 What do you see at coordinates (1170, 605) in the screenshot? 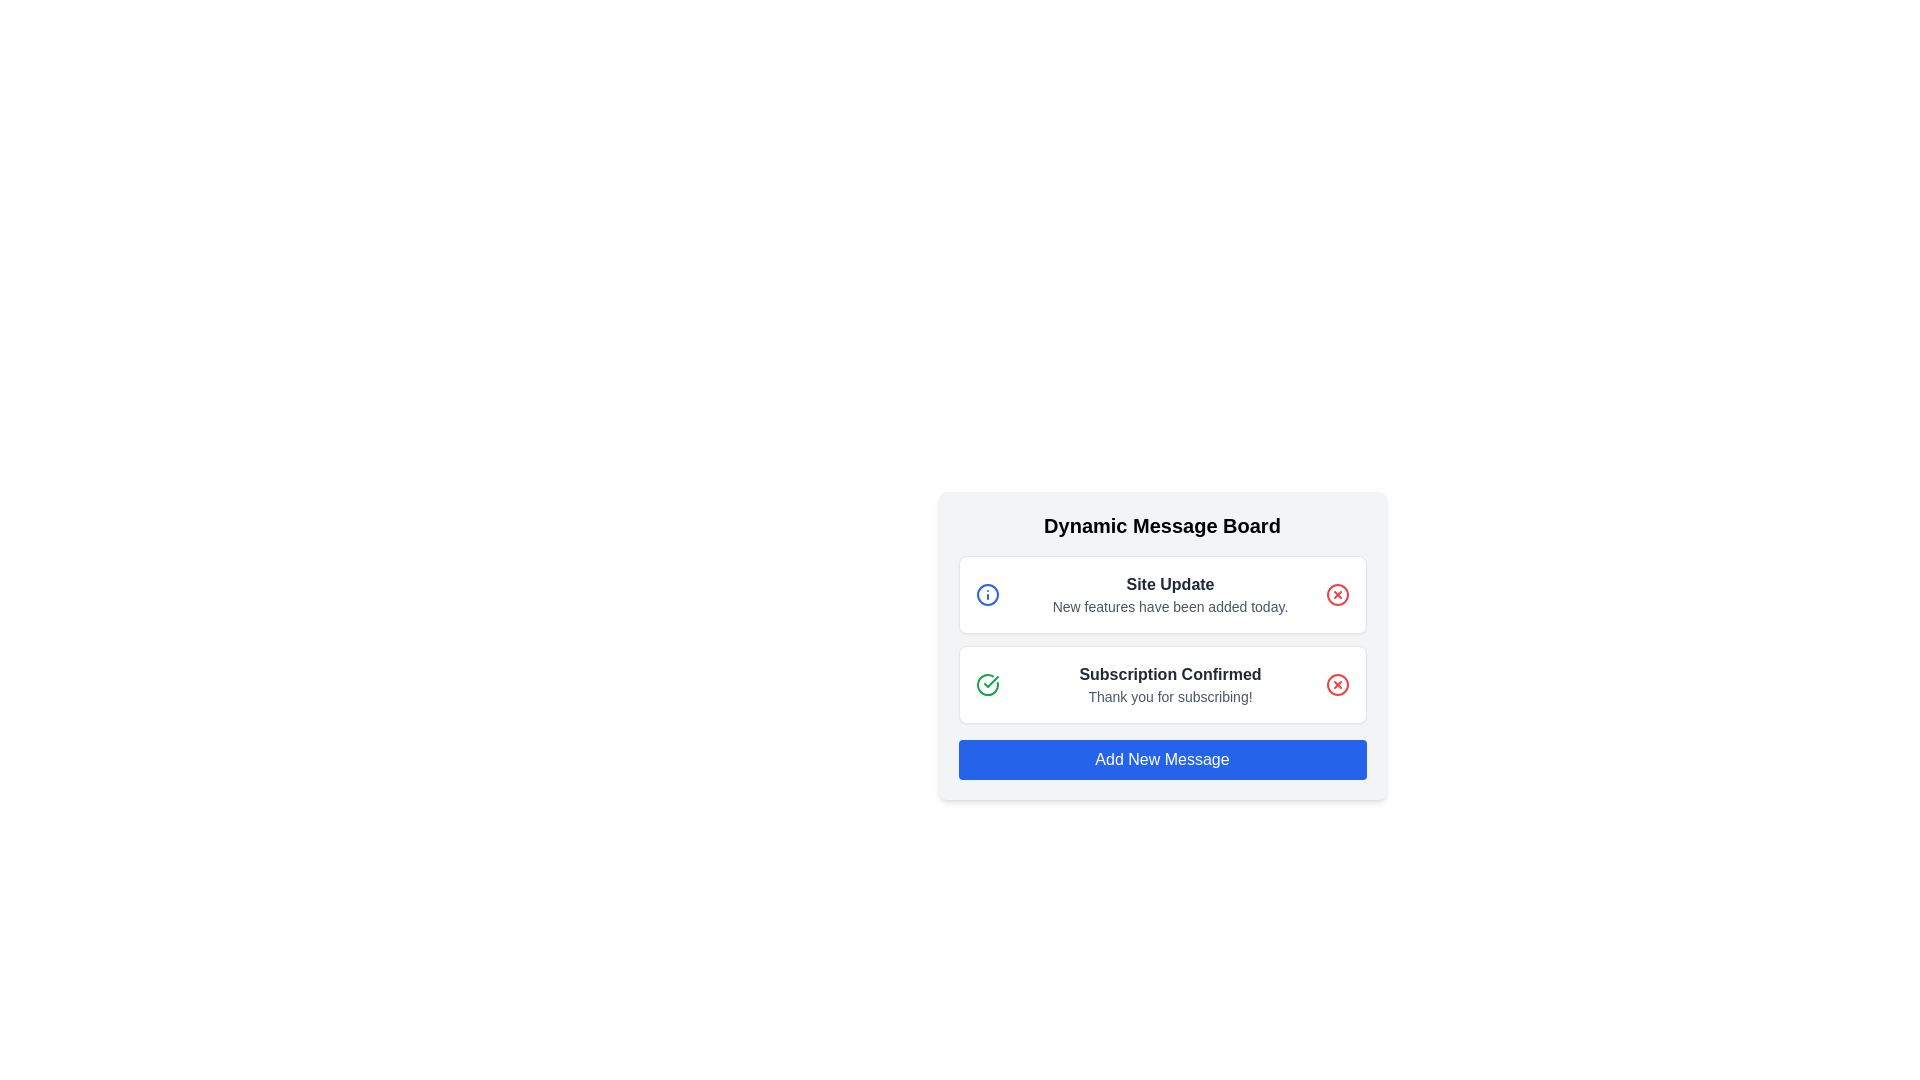
I see `text label that contains the message 'New features have been added today.', which is styled in small gray font and positioned below the bold header 'Site Update'` at bounding box center [1170, 605].